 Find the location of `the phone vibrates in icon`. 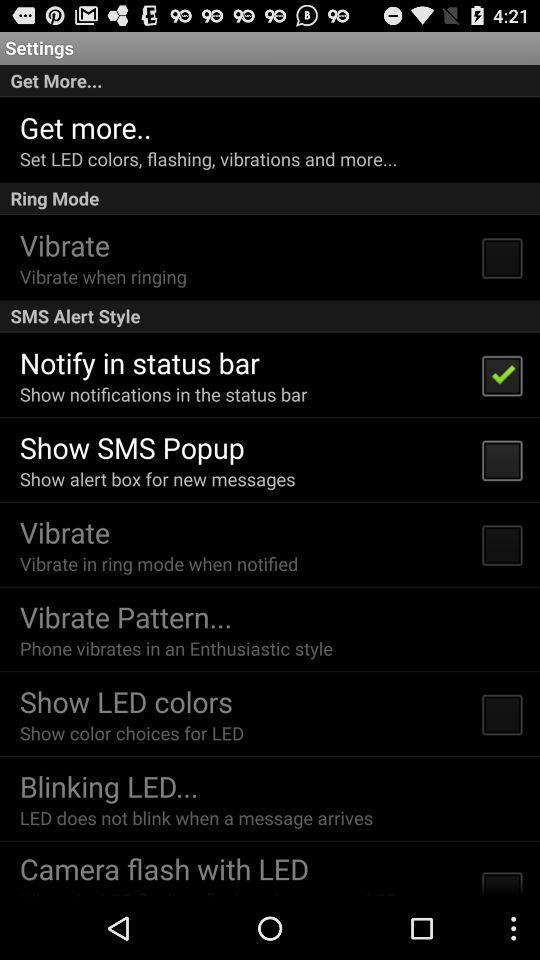

the phone vibrates in icon is located at coordinates (176, 647).